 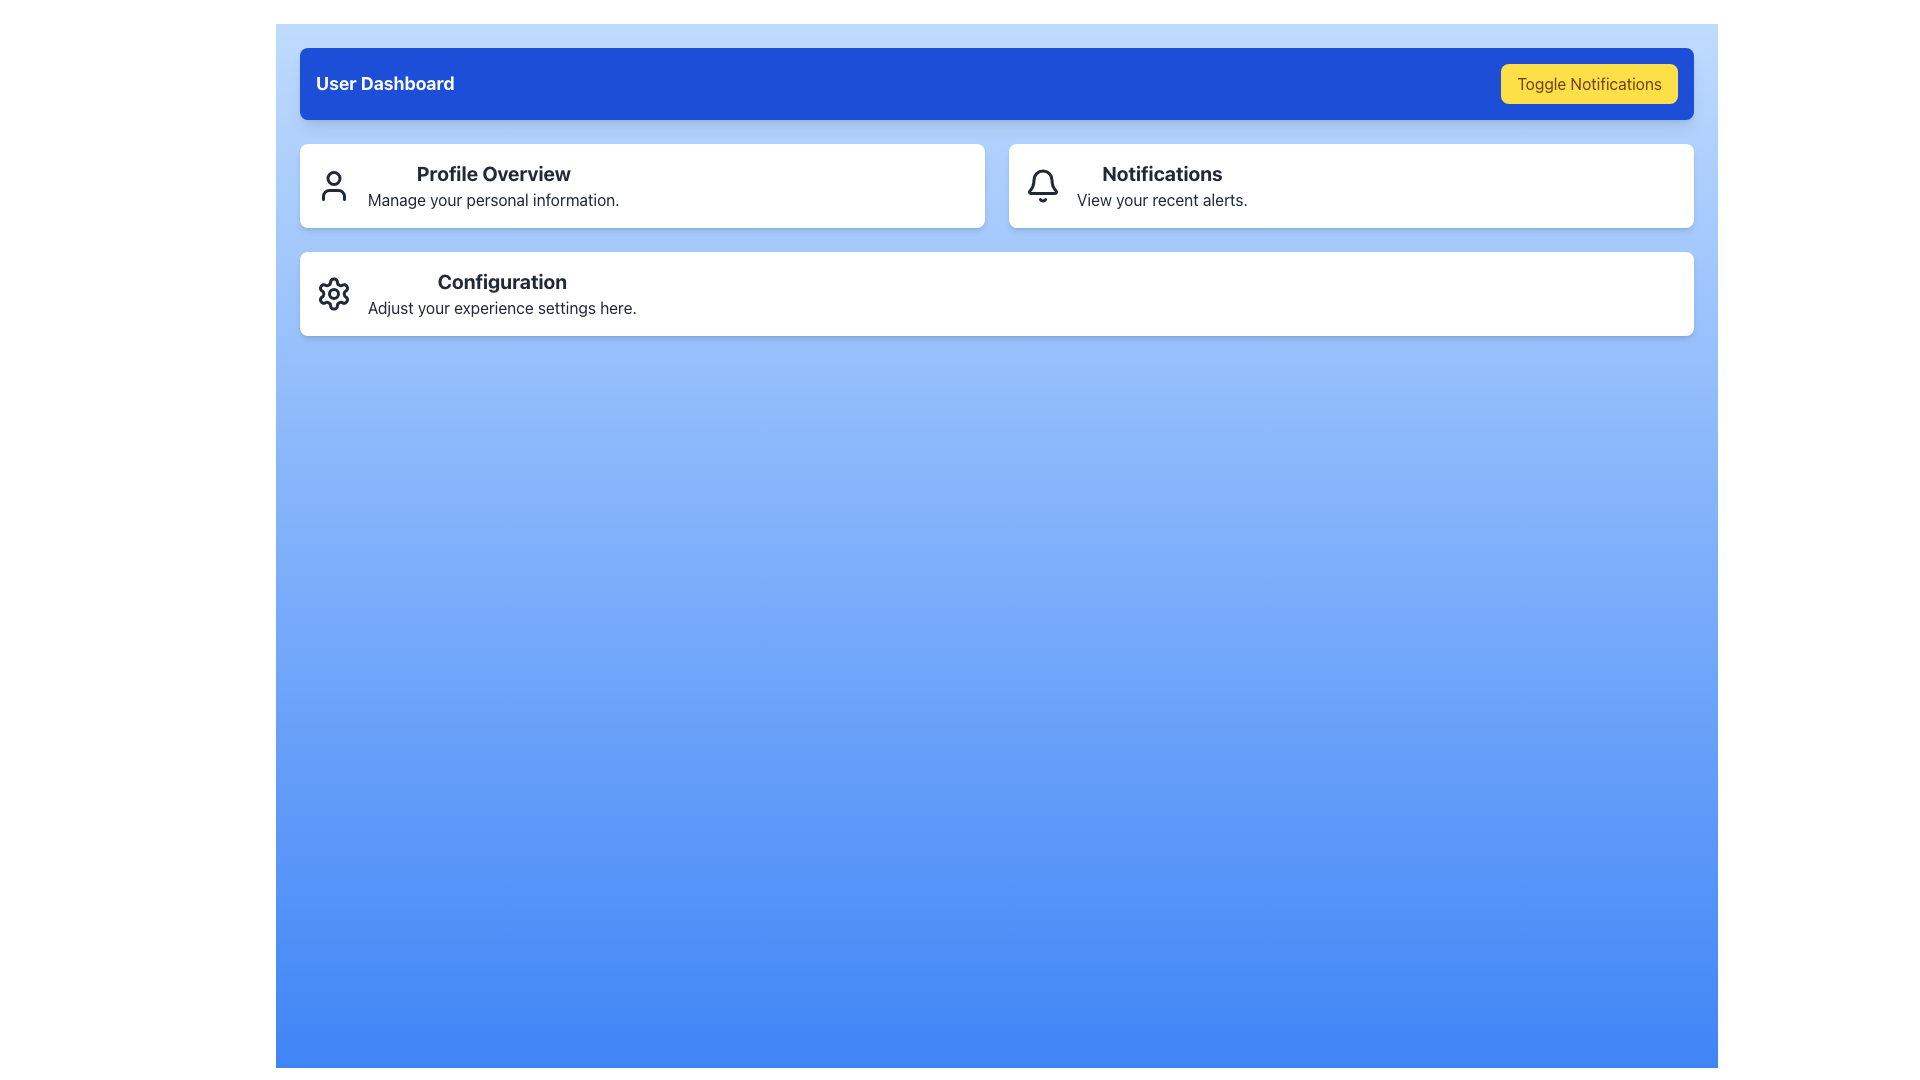 What do you see at coordinates (1588, 83) in the screenshot?
I see `the 'Toggle Notifications' button located in the top-right corner of the 'User Dashboard' section` at bounding box center [1588, 83].